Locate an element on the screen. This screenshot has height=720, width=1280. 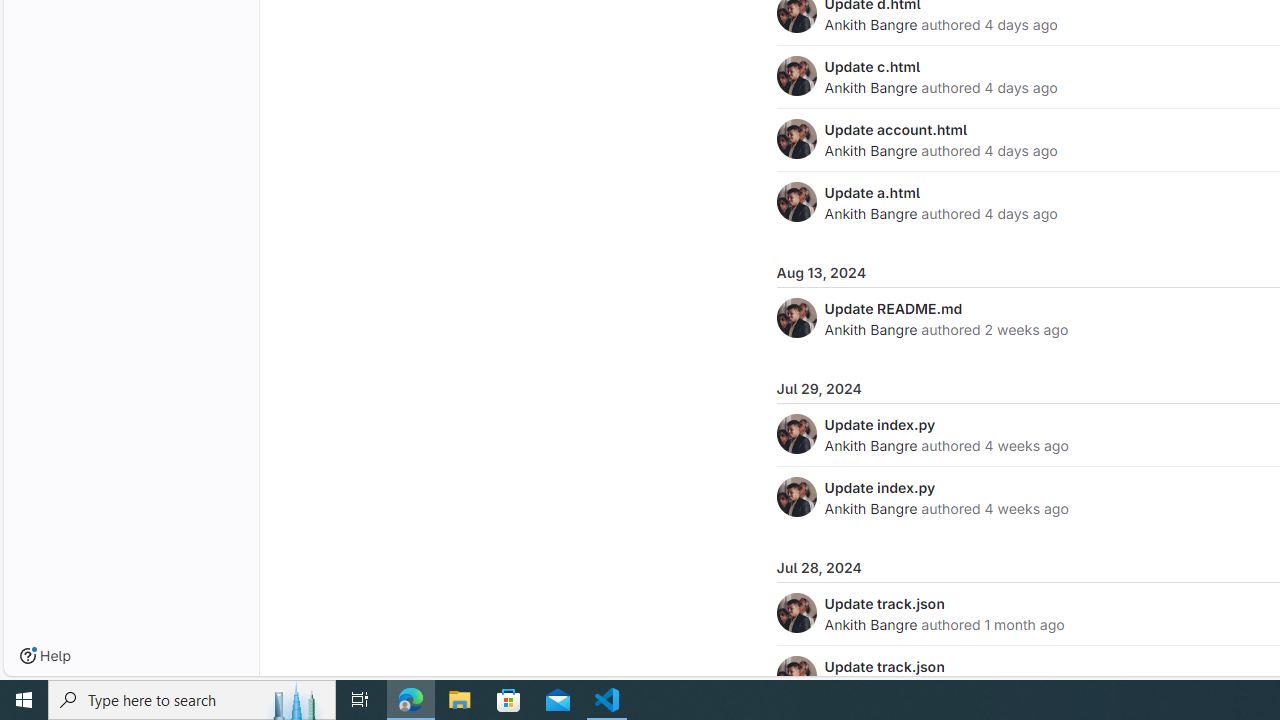
'Update README.md' is located at coordinates (892, 308).